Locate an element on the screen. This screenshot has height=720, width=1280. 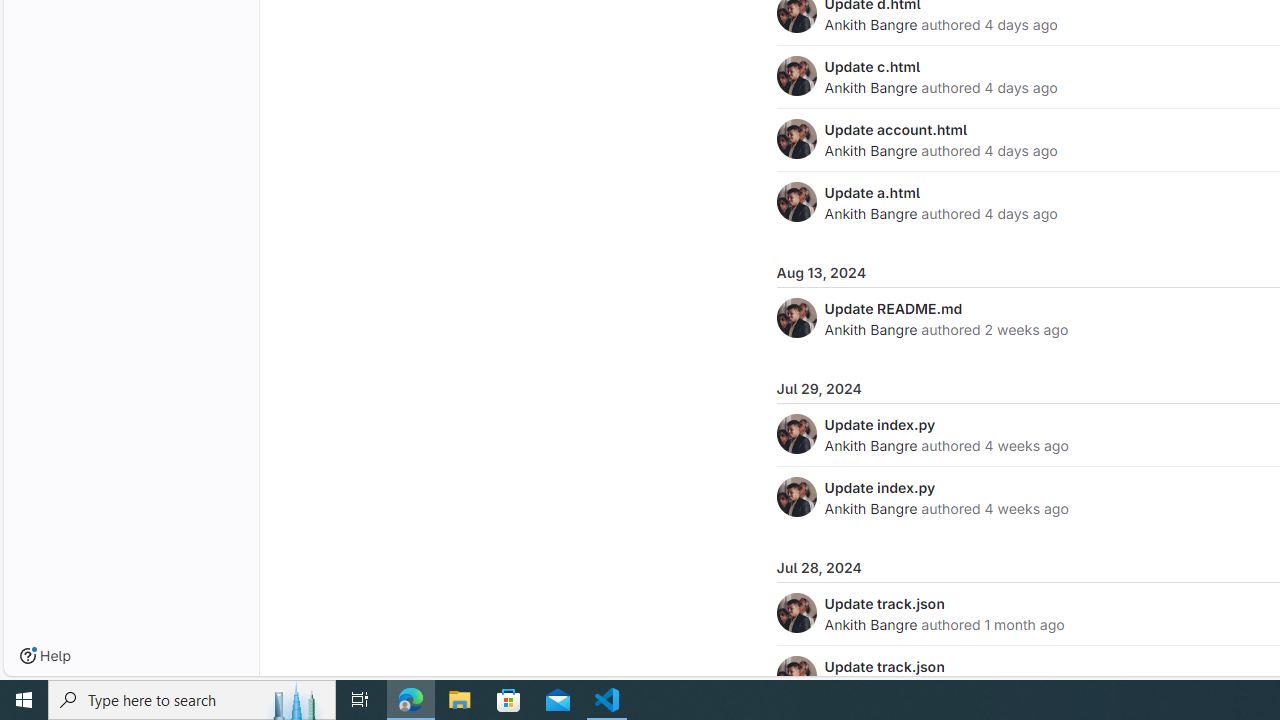
'Update README.md' is located at coordinates (892, 308).